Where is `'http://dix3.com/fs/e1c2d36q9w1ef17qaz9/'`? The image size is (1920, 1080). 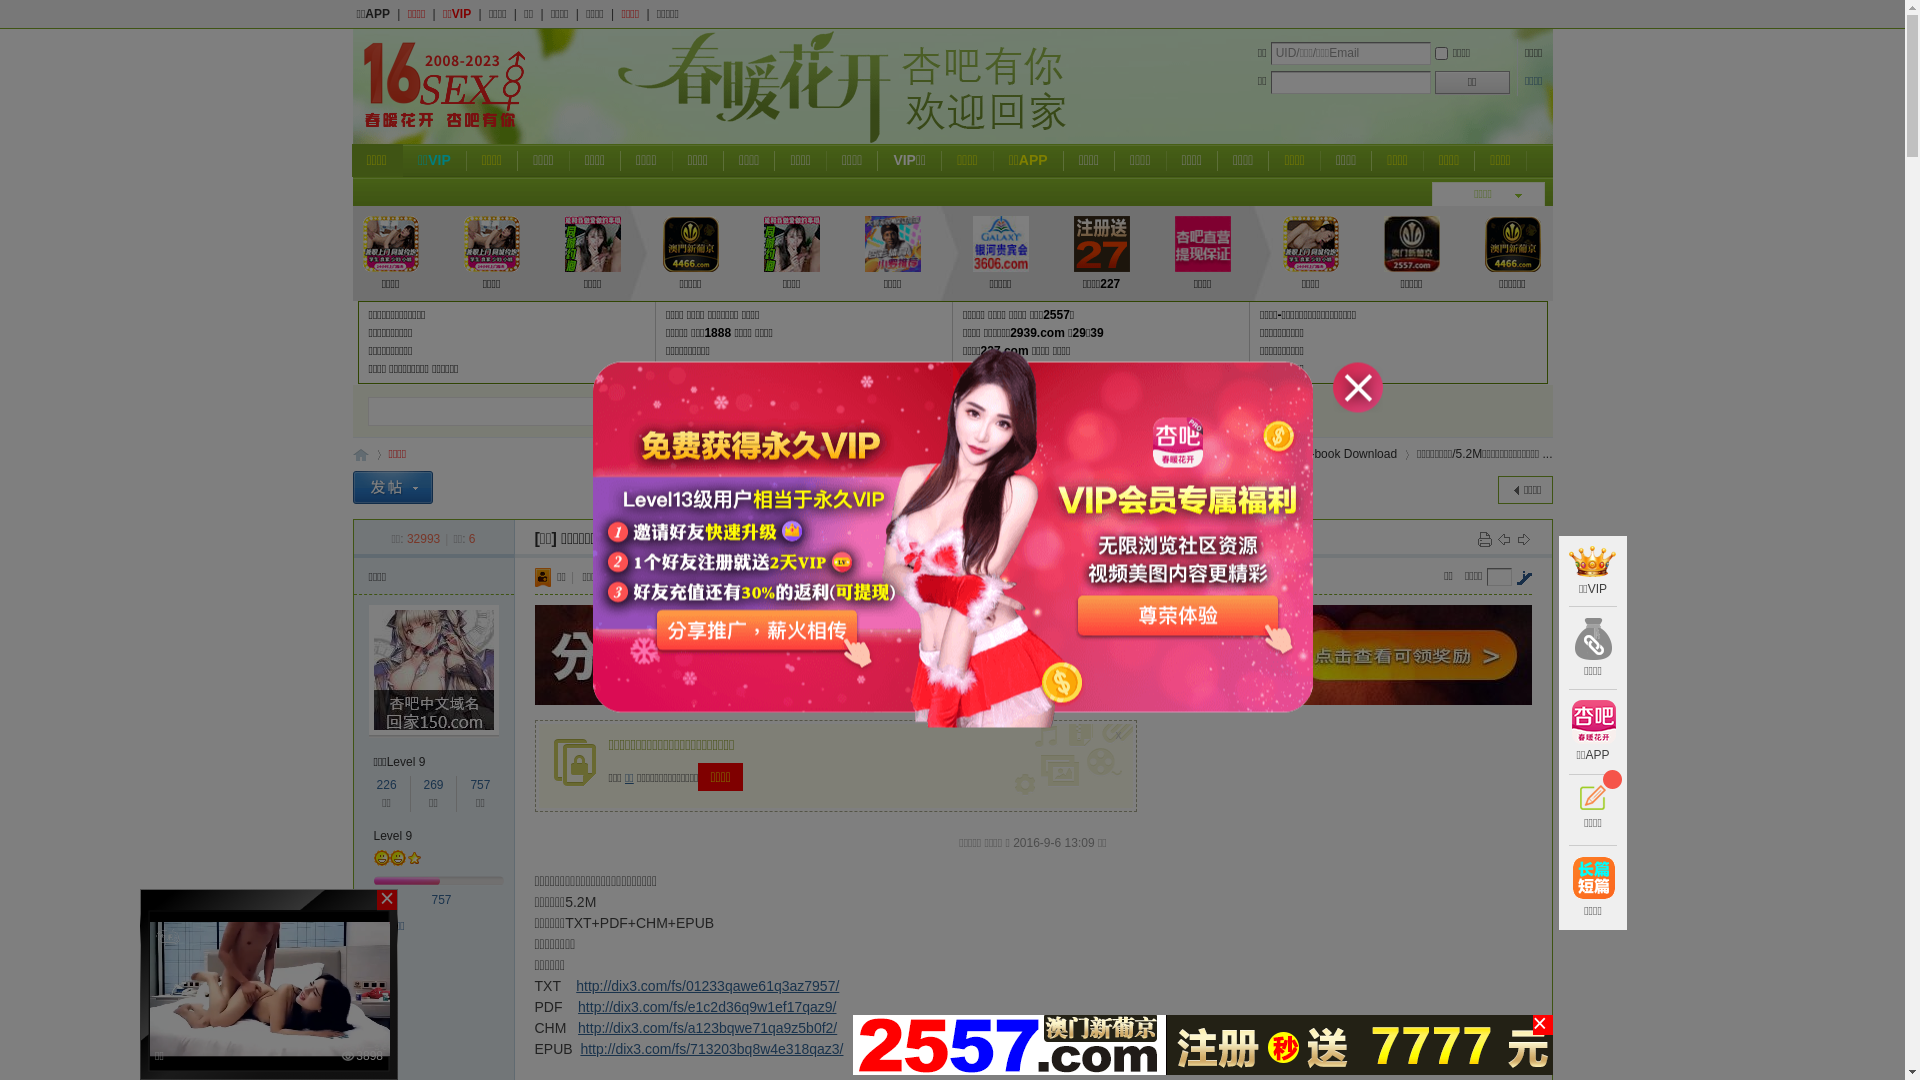
'http://dix3.com/fs/e1c2d36q9w1ef17qaz9/' is located at coordinates (706, 1006).